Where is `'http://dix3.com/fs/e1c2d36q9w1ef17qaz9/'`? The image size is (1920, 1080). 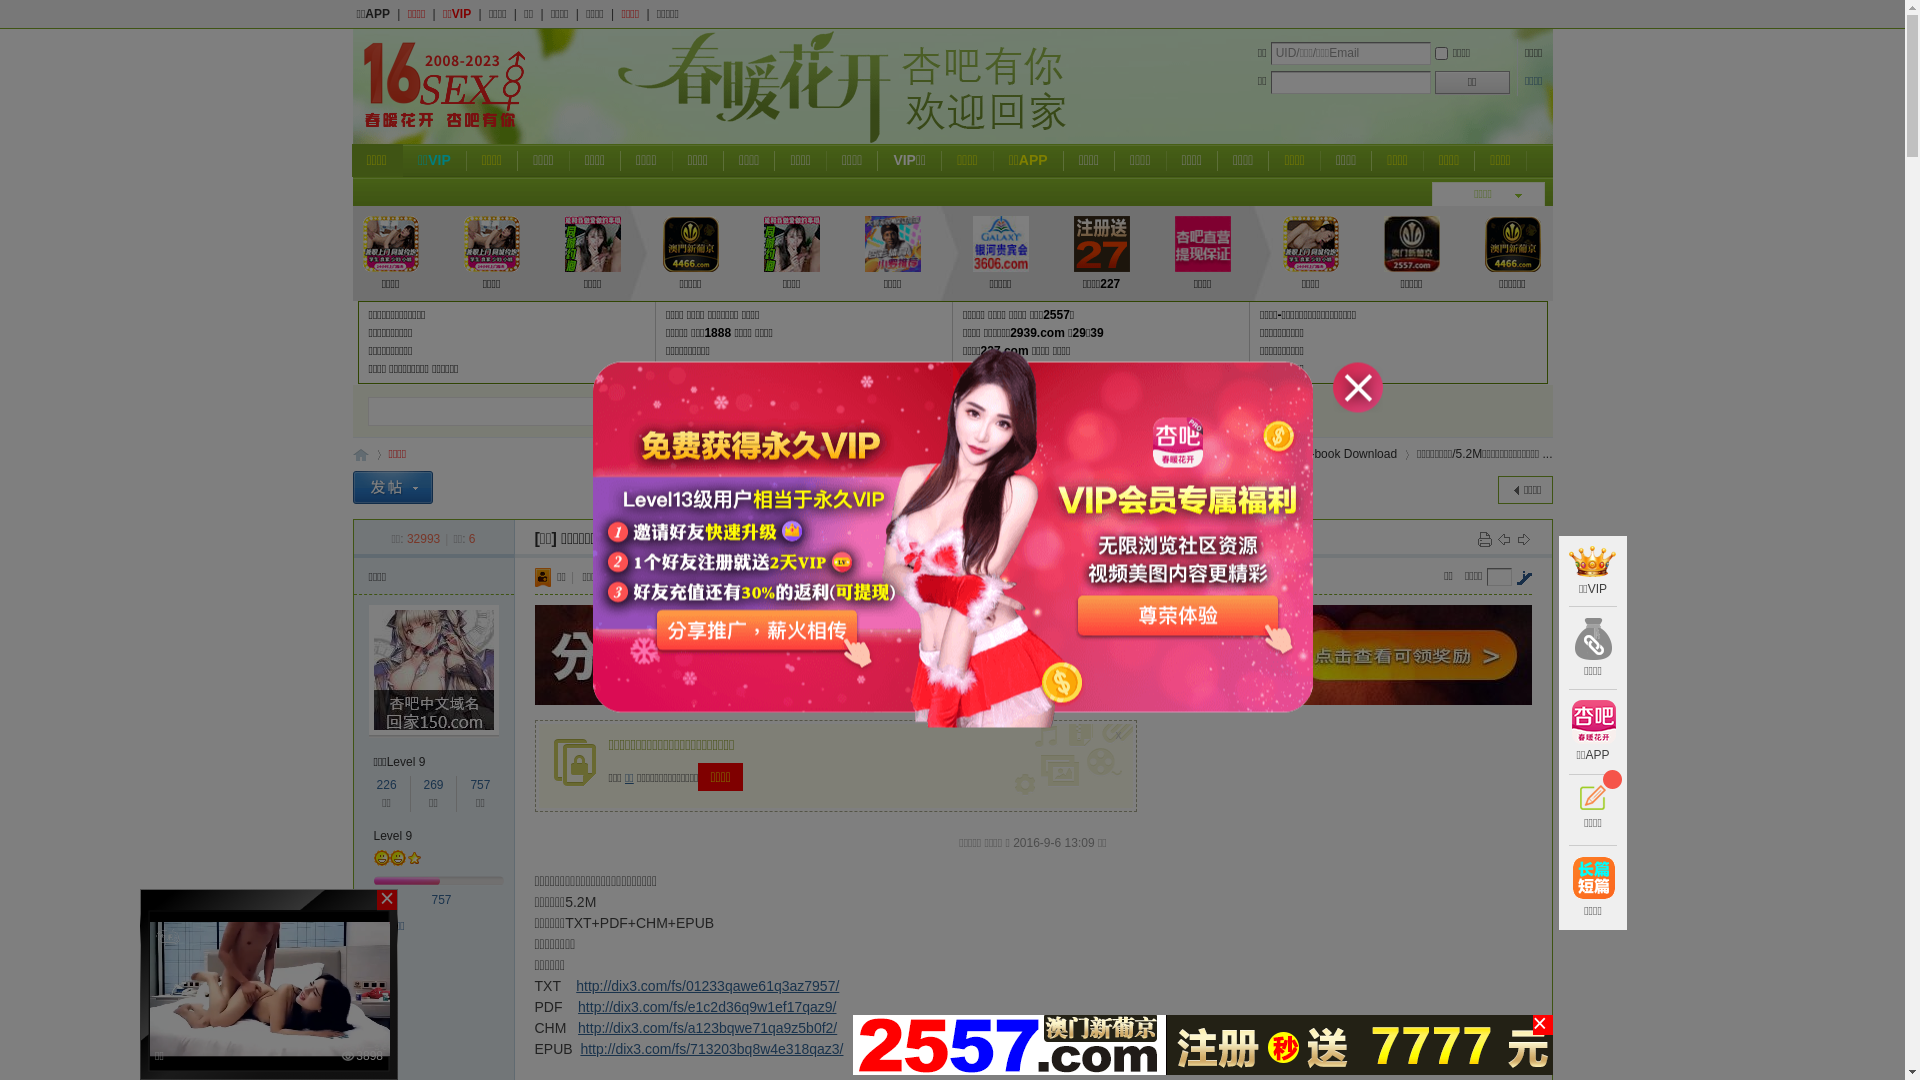
'http://dix3.com/fs/e1c2d36q9w1ef17qaz9/' is located at coordinates (706, 1006).